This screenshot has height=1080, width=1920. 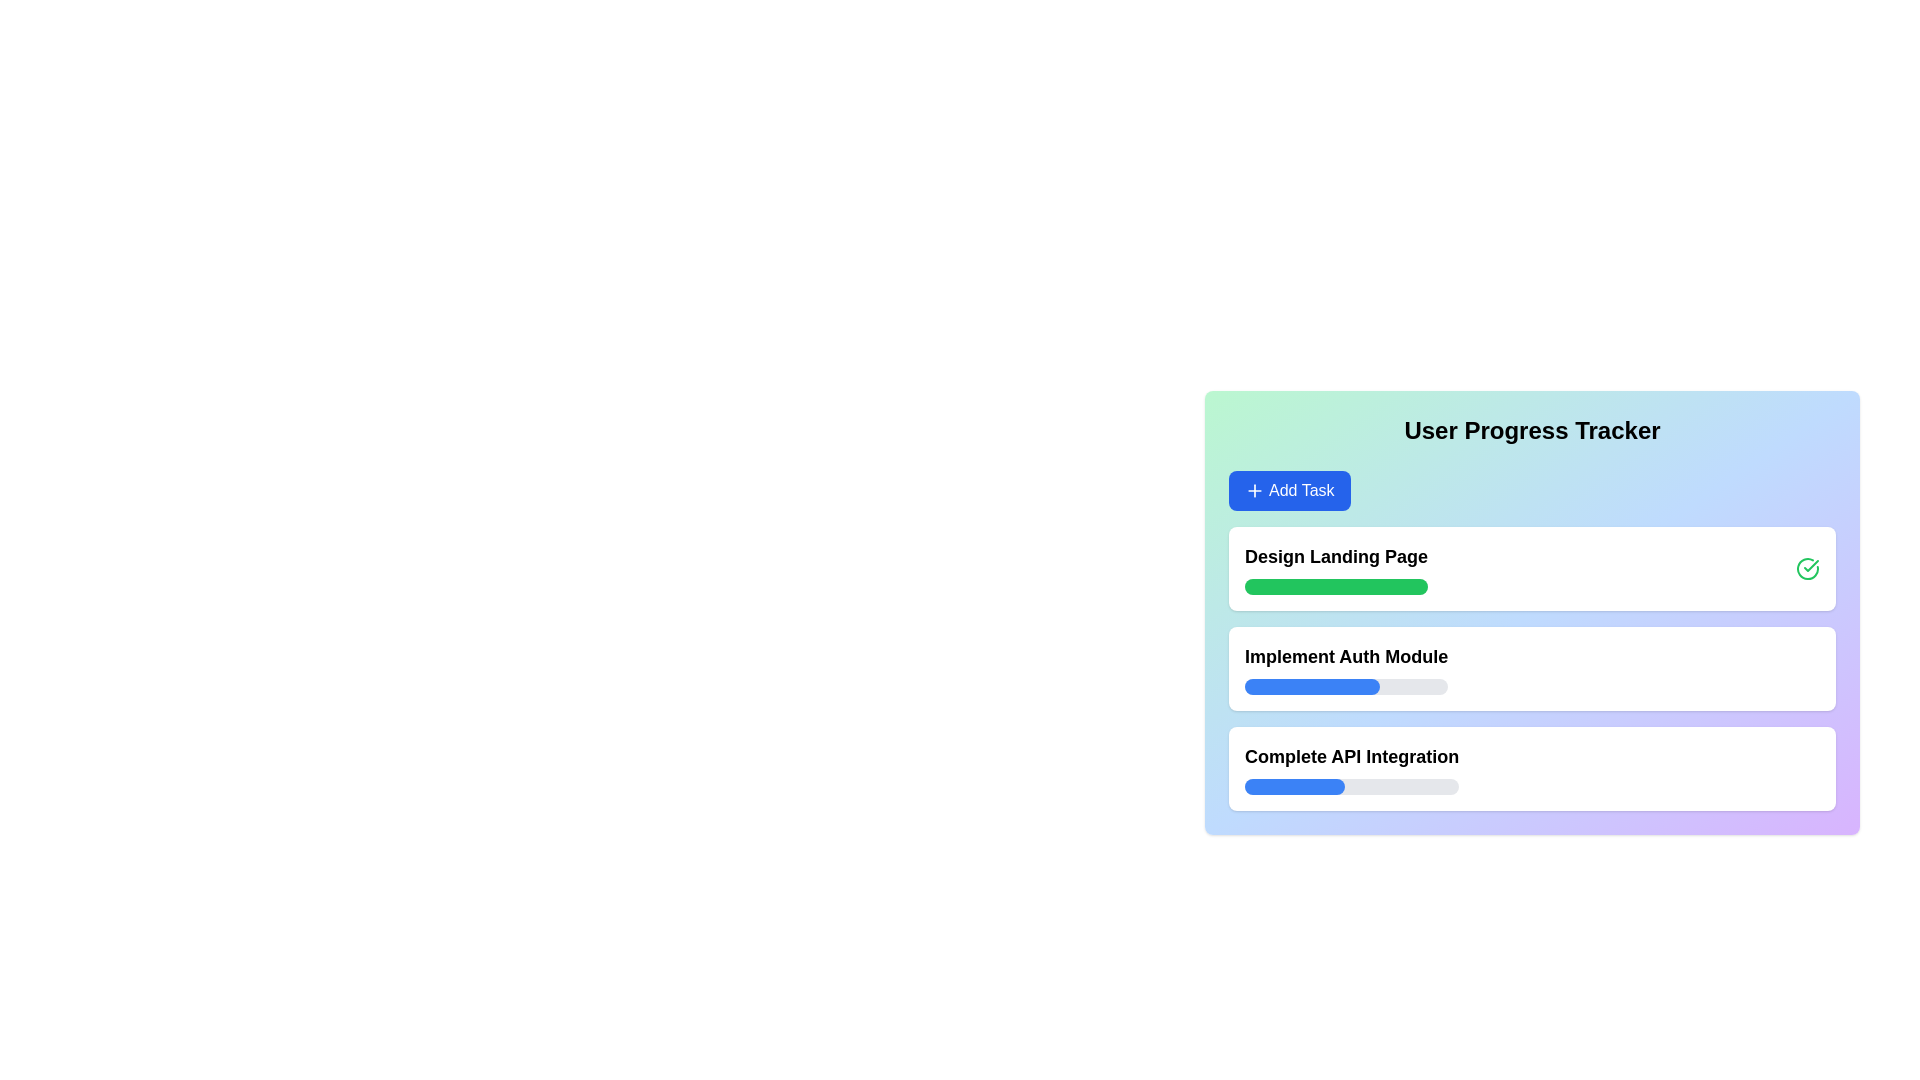 I want to click on the progress bar completion, so click(x=1322, y=785).